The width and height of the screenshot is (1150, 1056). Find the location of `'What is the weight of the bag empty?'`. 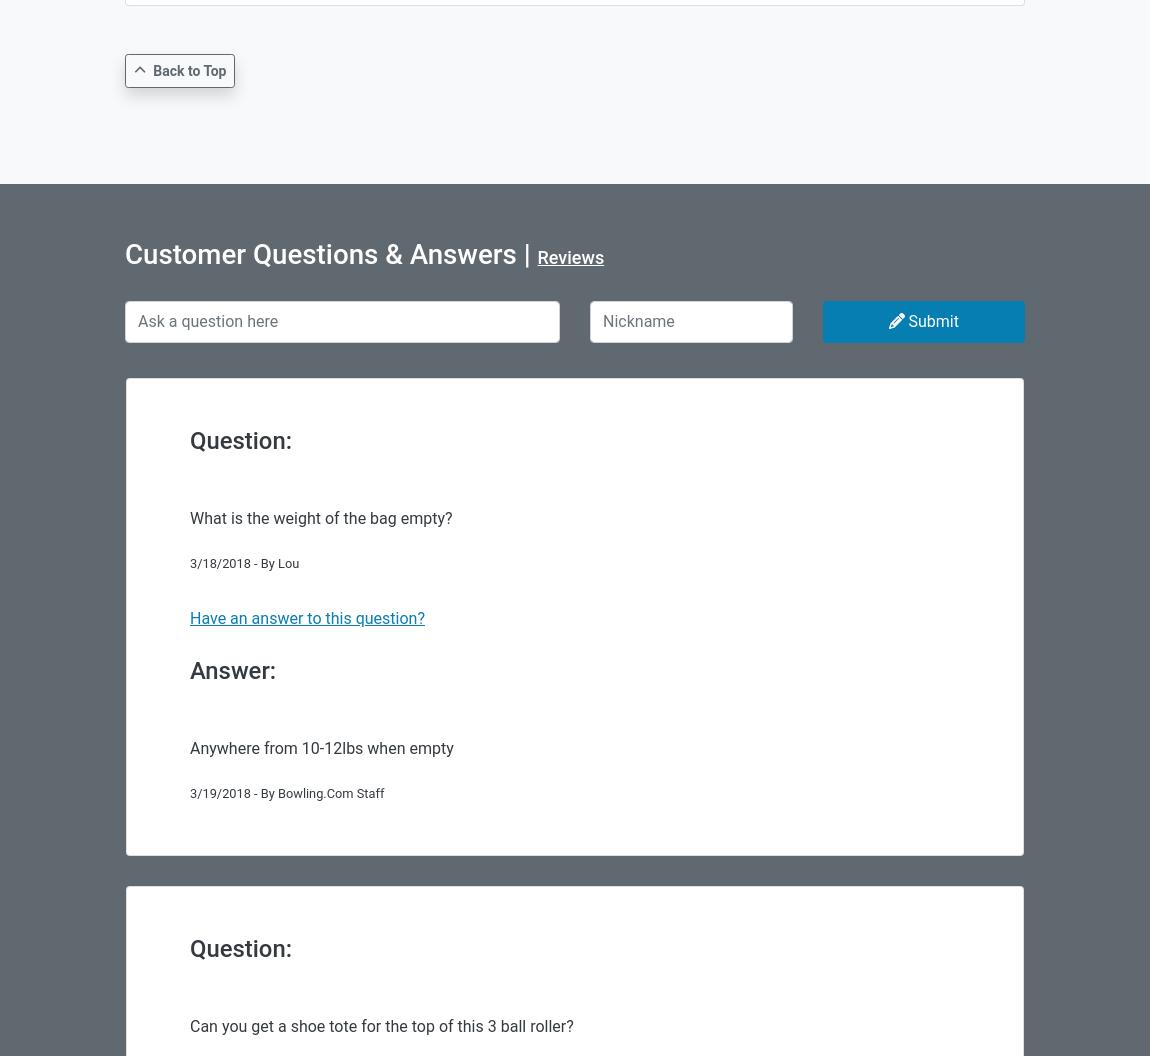

'What is the weight of the bag empty?' is located at coordinates (320, 516).